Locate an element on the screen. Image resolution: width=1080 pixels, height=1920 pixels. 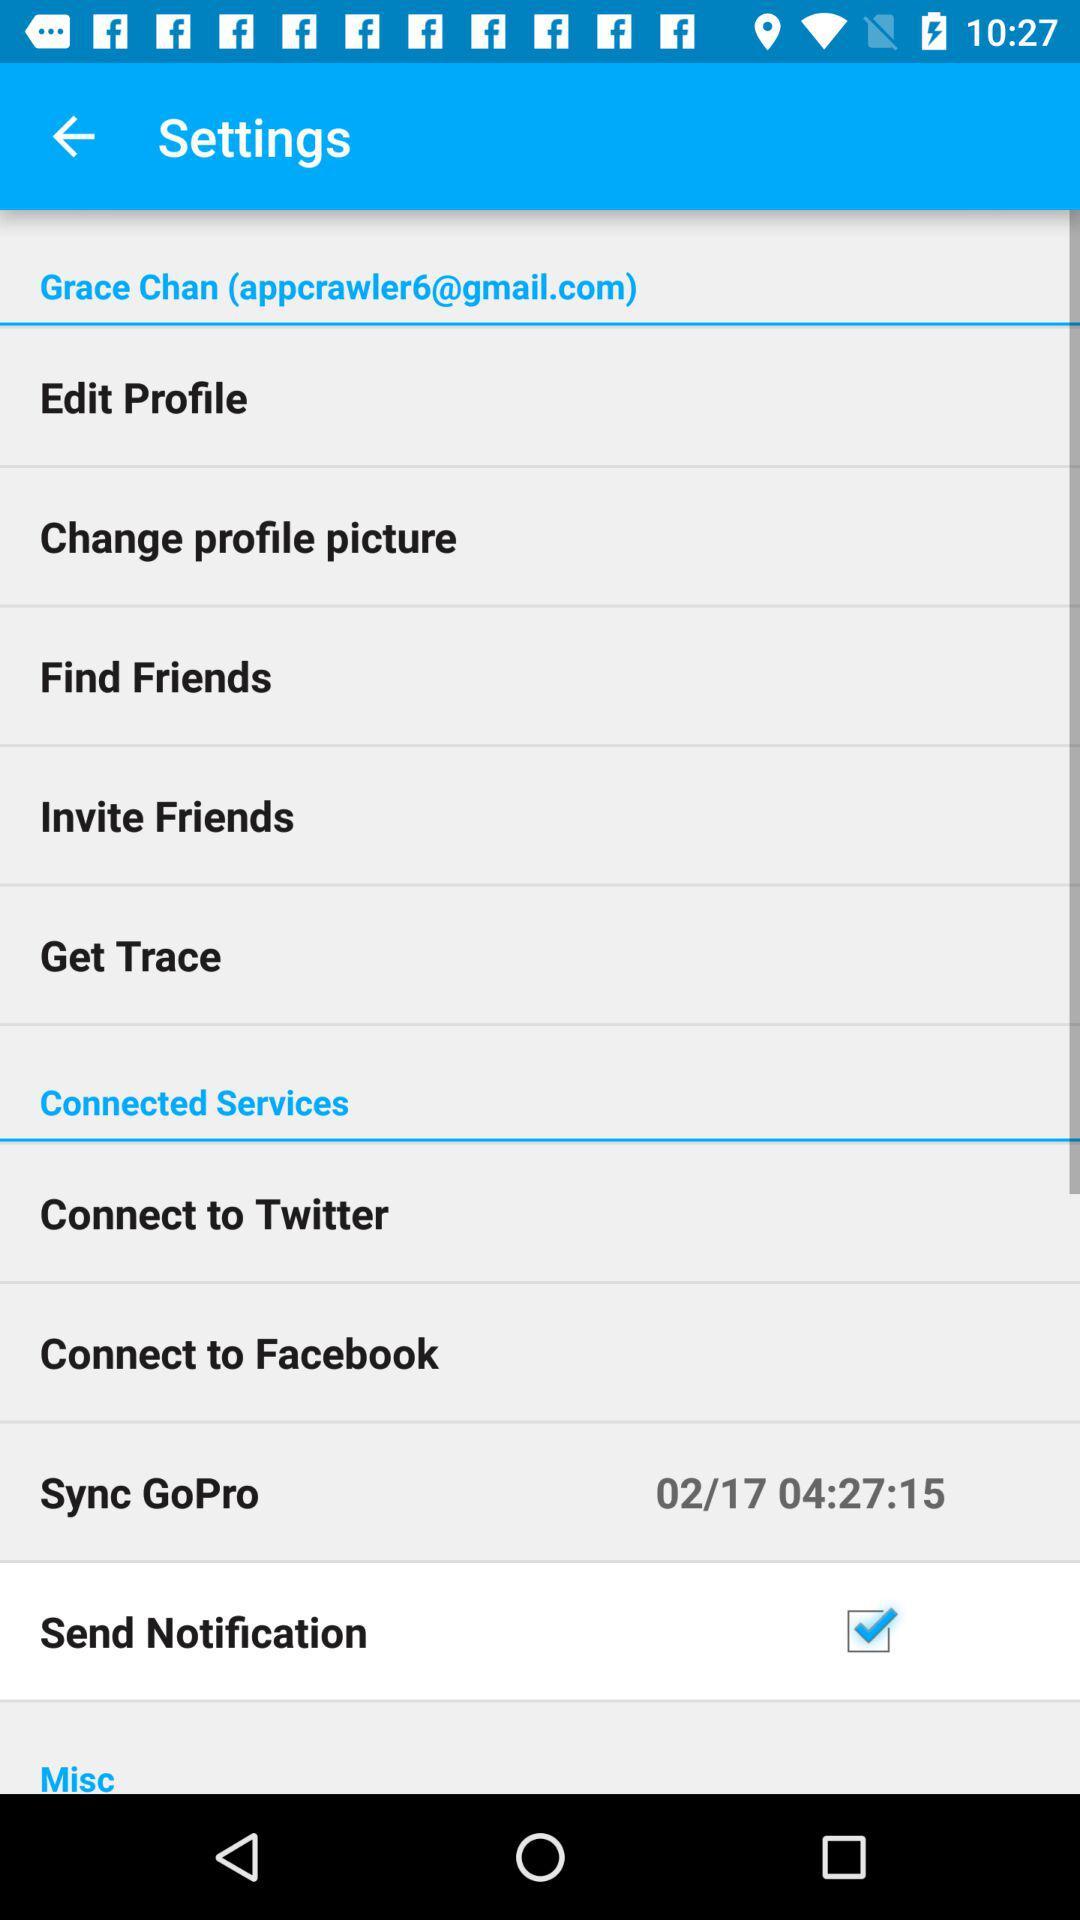
the item next to sync gopro item is located at coordinates (847, 1491).